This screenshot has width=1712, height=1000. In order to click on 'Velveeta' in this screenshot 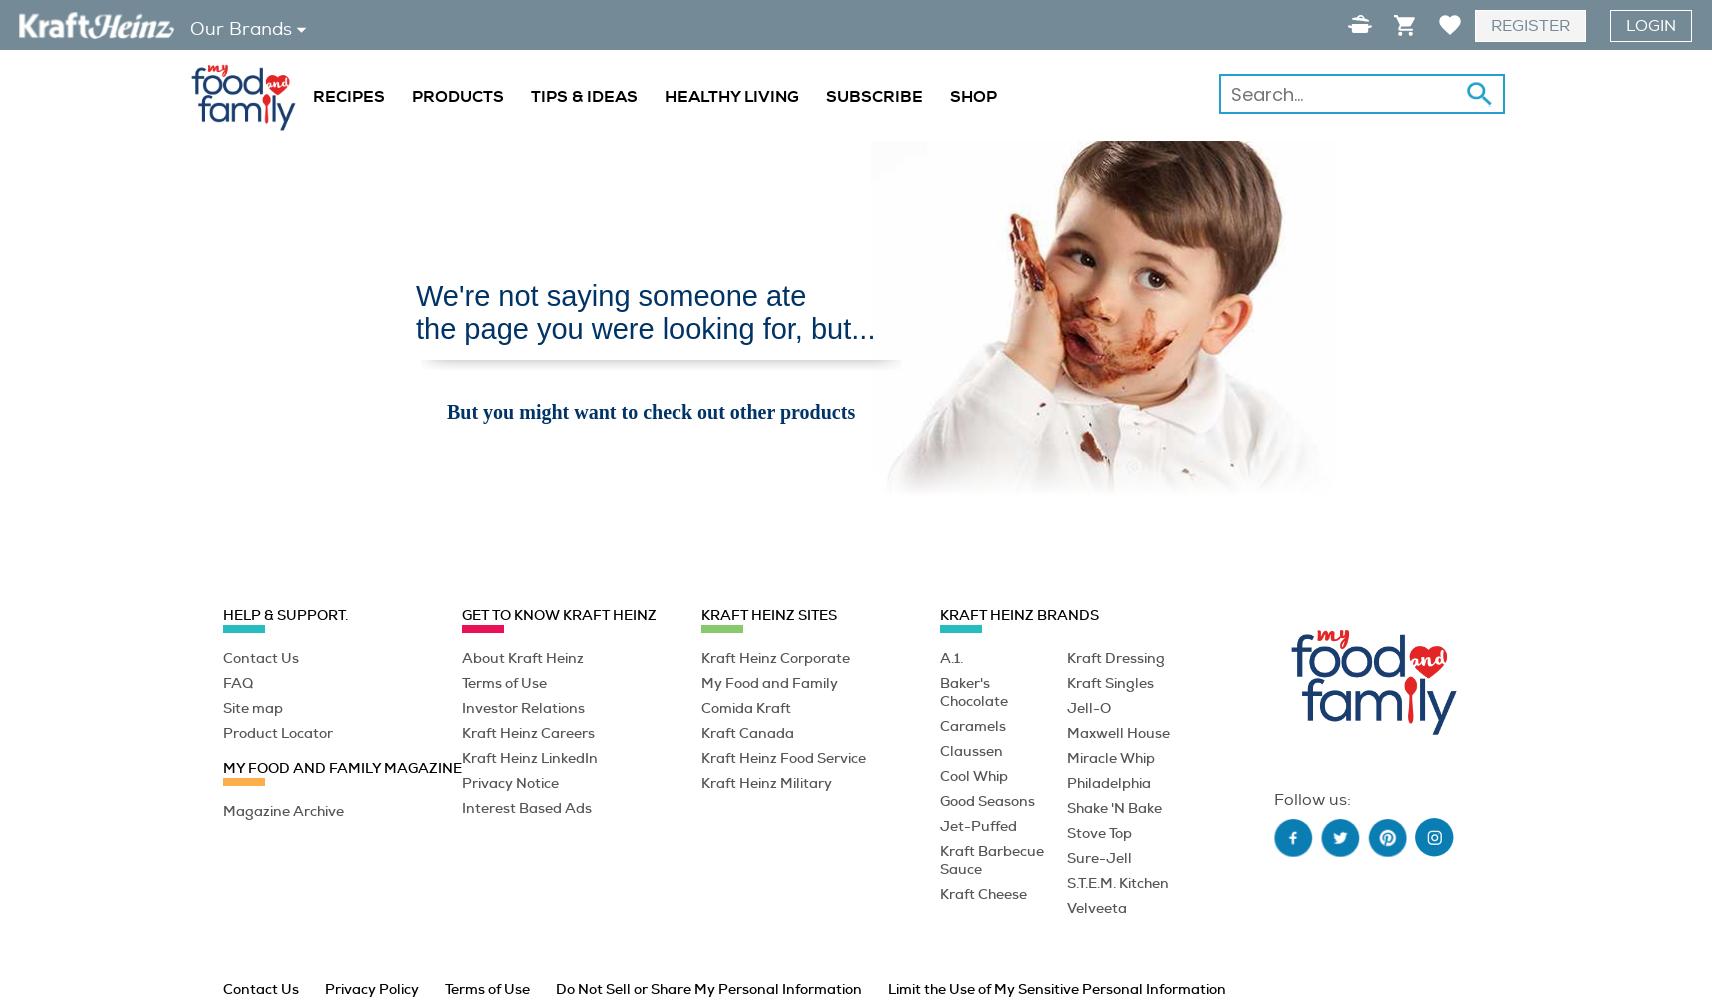, I will do `click(1065, 908)`.